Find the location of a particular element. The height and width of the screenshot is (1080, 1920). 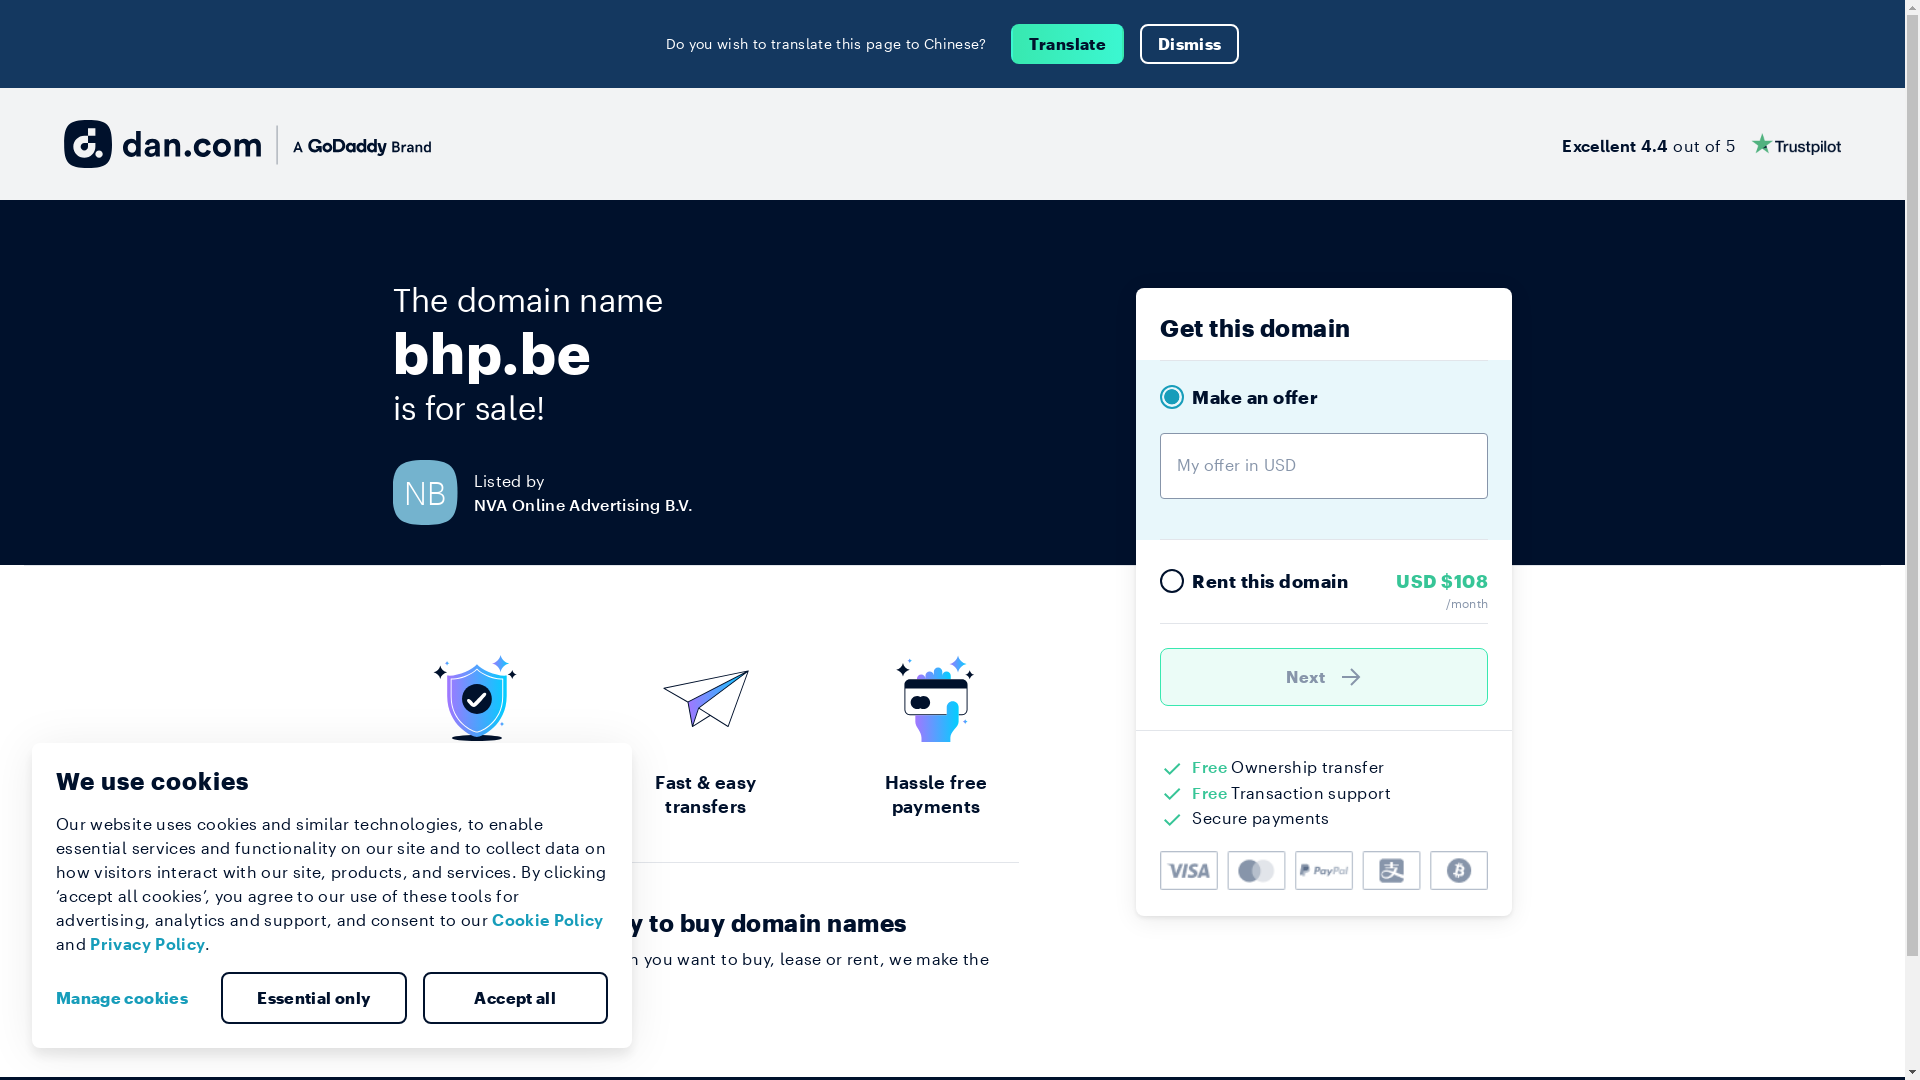

'Next is located at coordinates (1324, 676).